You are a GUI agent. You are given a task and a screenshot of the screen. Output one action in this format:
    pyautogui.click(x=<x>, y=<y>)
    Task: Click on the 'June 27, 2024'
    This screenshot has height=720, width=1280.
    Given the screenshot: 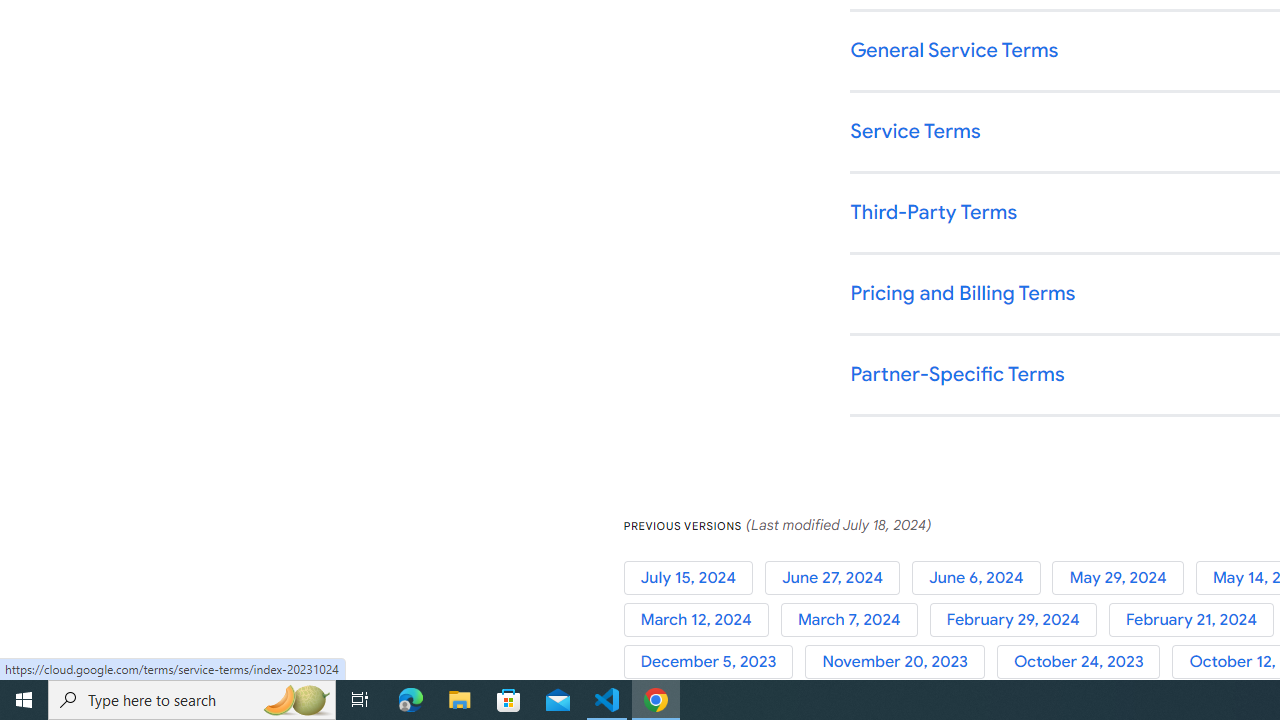 What is the action you would take?
    pyautogui.click(x=837, y=577)
    